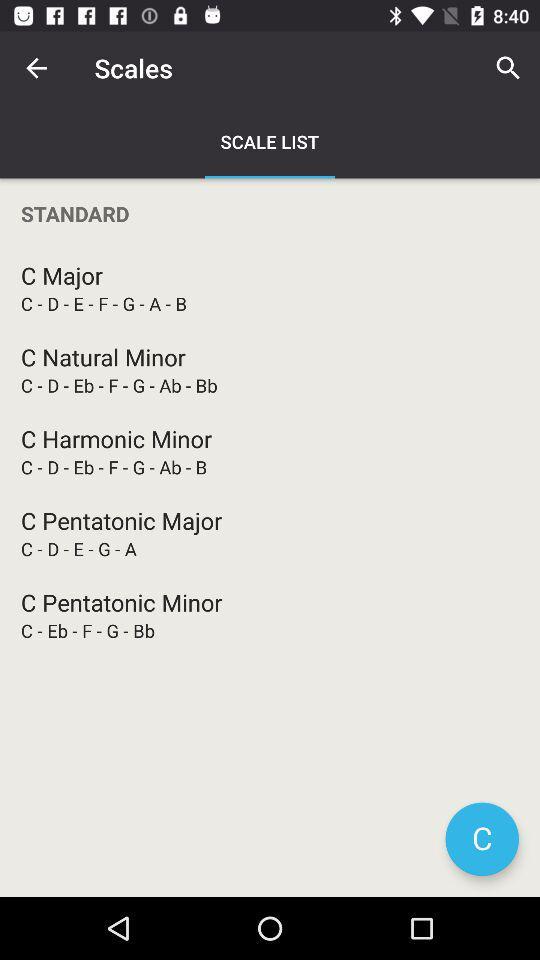 The height and width of the screenshot is (960, 540). I want to click on item next to the scales item, so click(36, 68).